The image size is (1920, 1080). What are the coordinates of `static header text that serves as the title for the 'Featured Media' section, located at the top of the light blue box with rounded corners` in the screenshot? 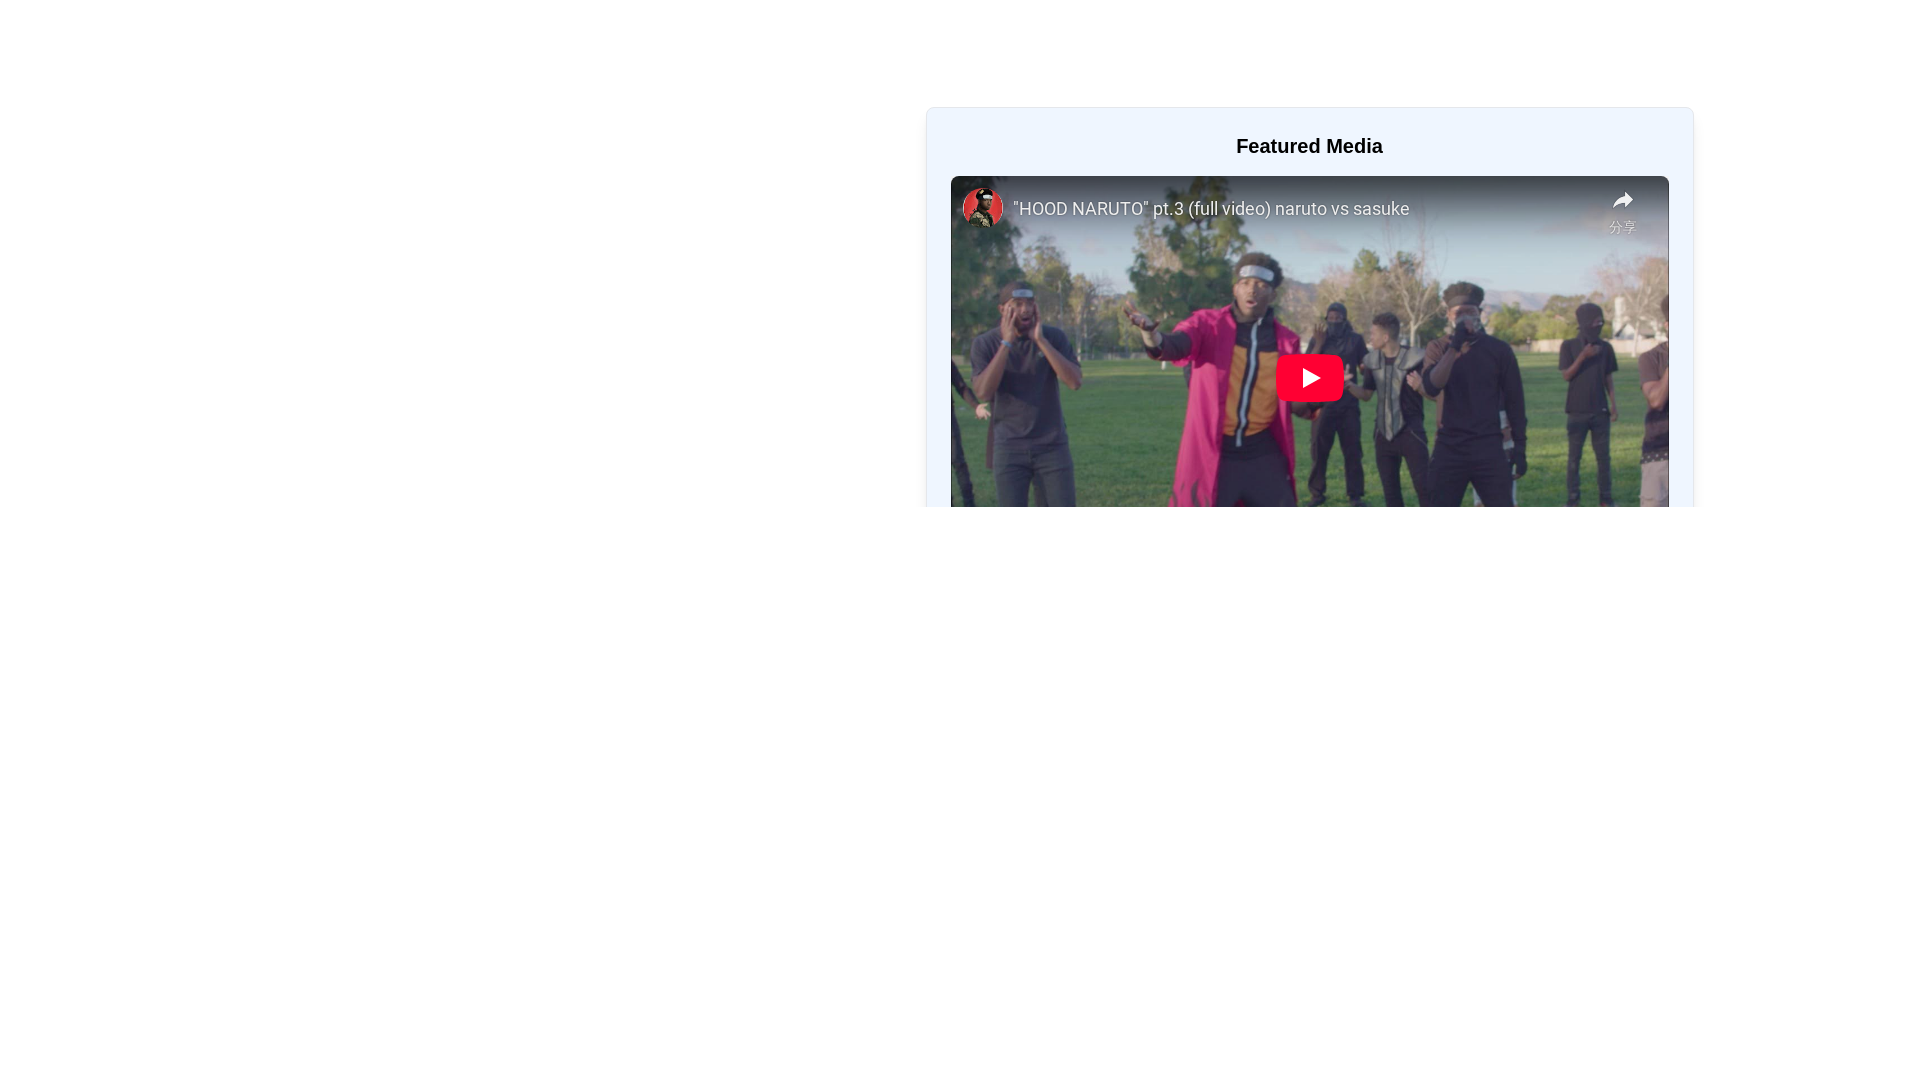 It's located at (1309, 145).